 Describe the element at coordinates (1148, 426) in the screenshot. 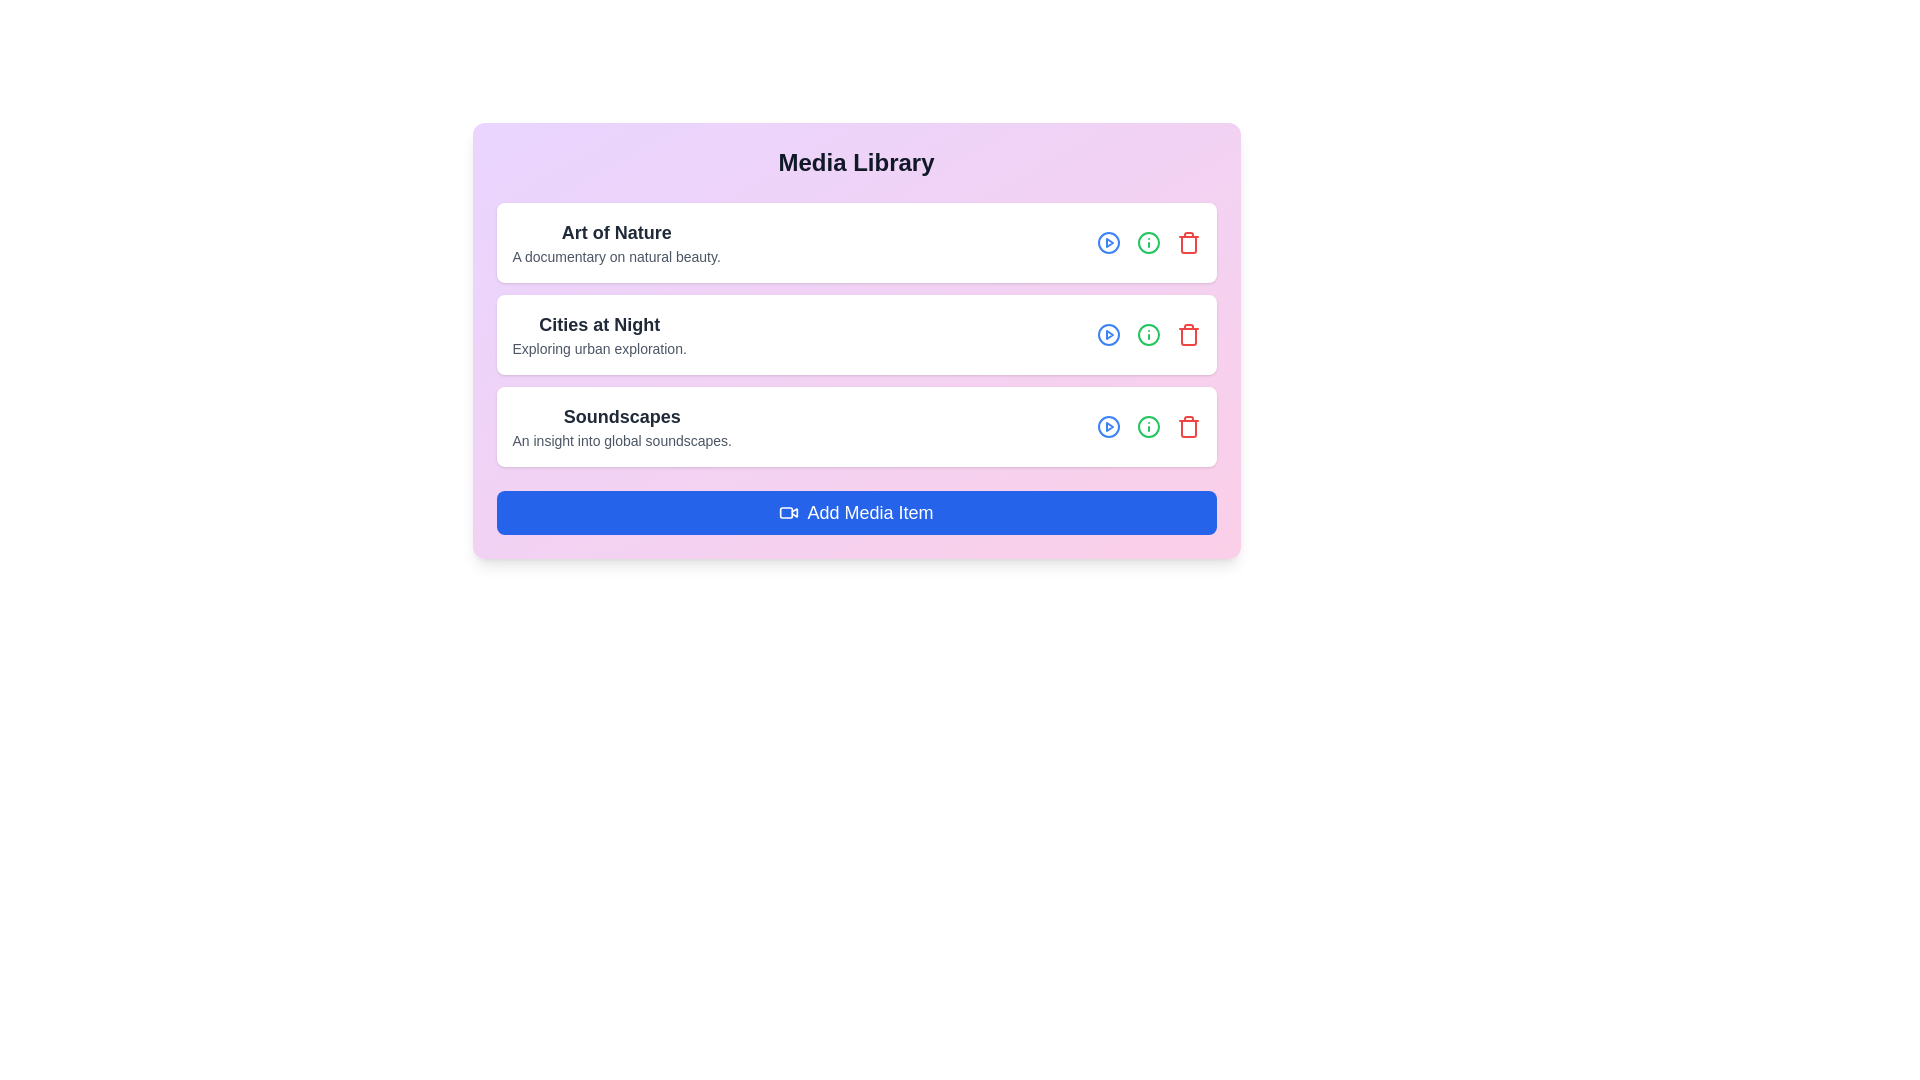

I see `information icon for the media item titled Soundscapes` at that location.